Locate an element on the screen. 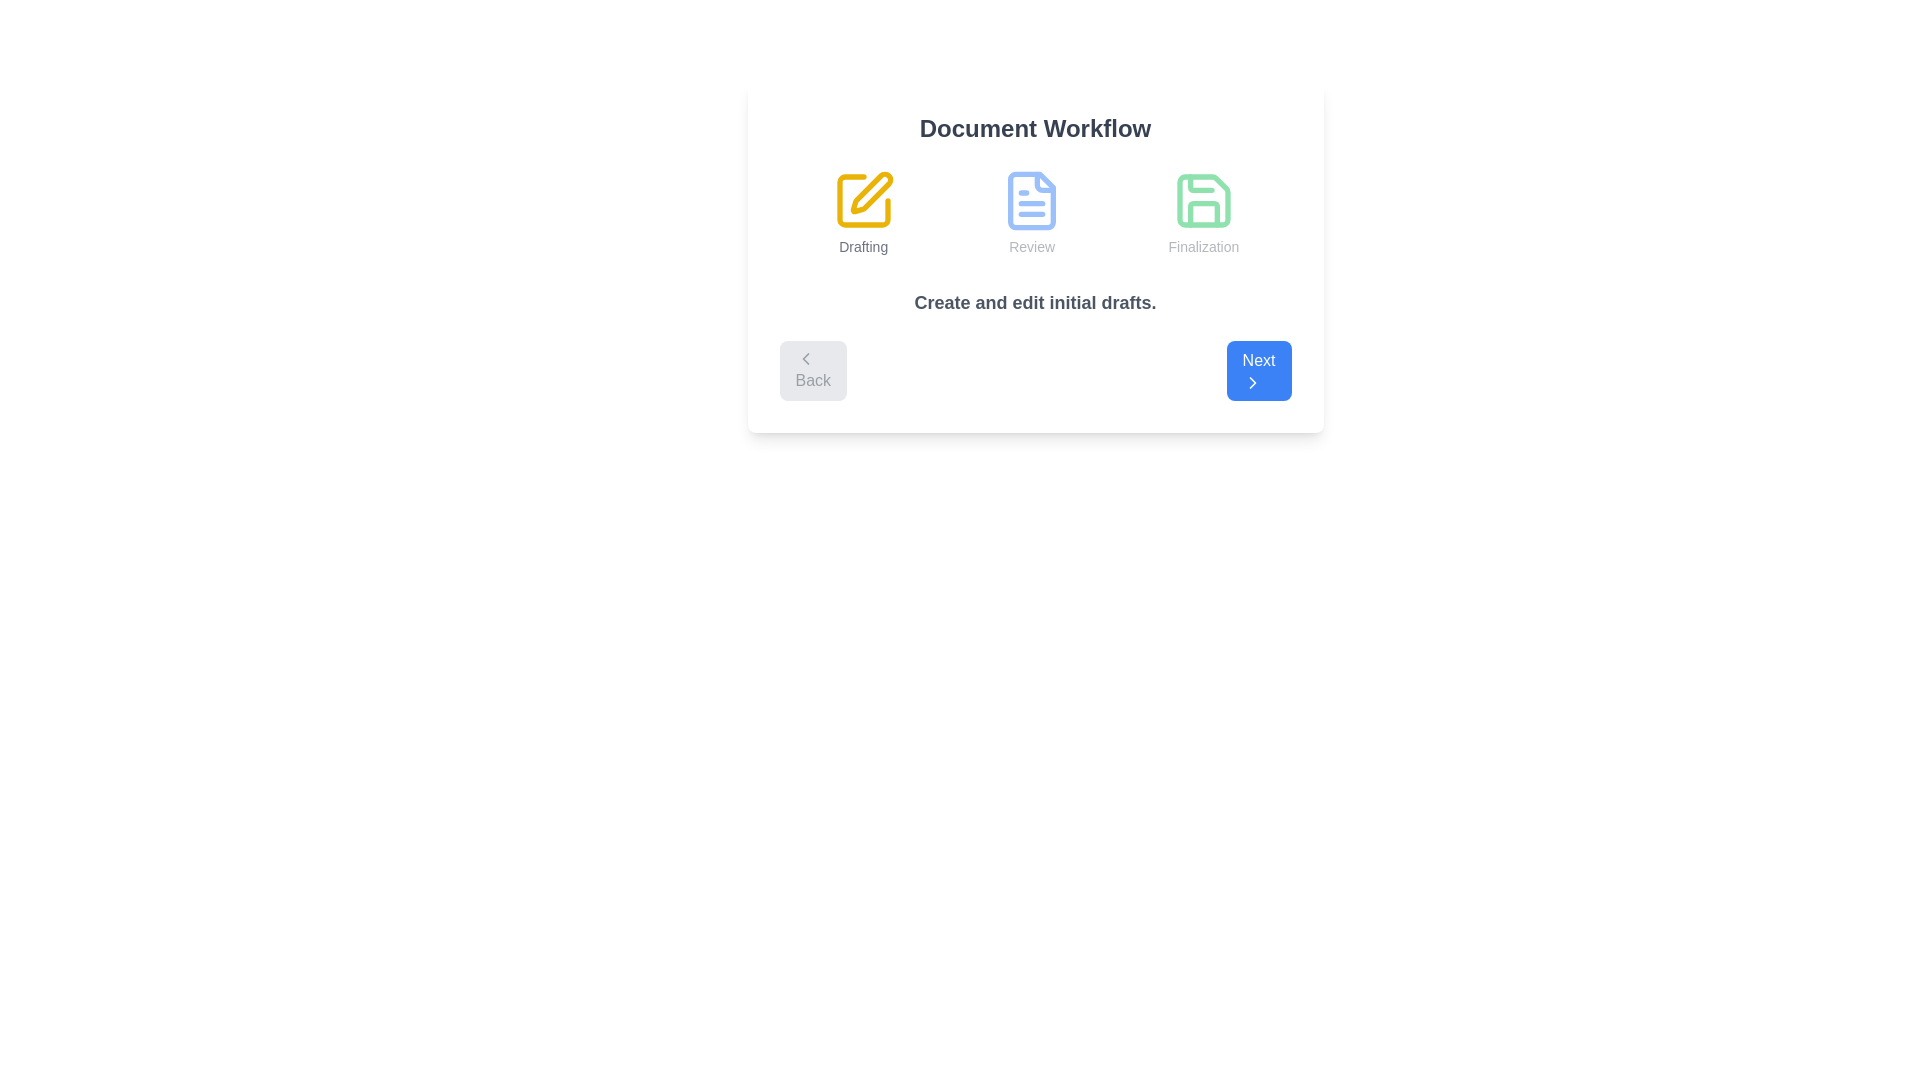 Image resolution: width=1920 pixels, height=1080 pixels. the curved line representing the folded corner of the file symbol in the SVG graphic, located at the top-right corner underneath the 'Review' label is located at coordinates (1044, 182).